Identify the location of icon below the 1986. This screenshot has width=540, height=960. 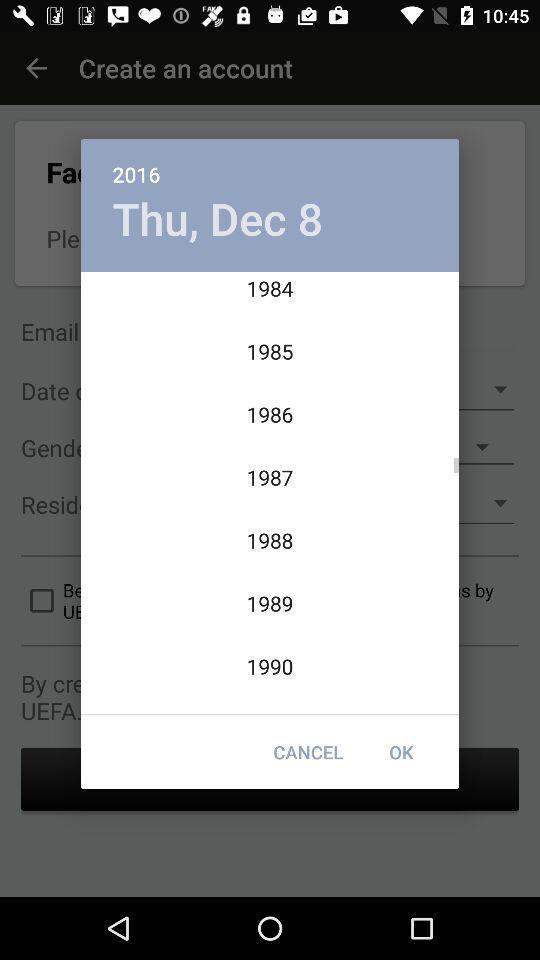
(401, 751).